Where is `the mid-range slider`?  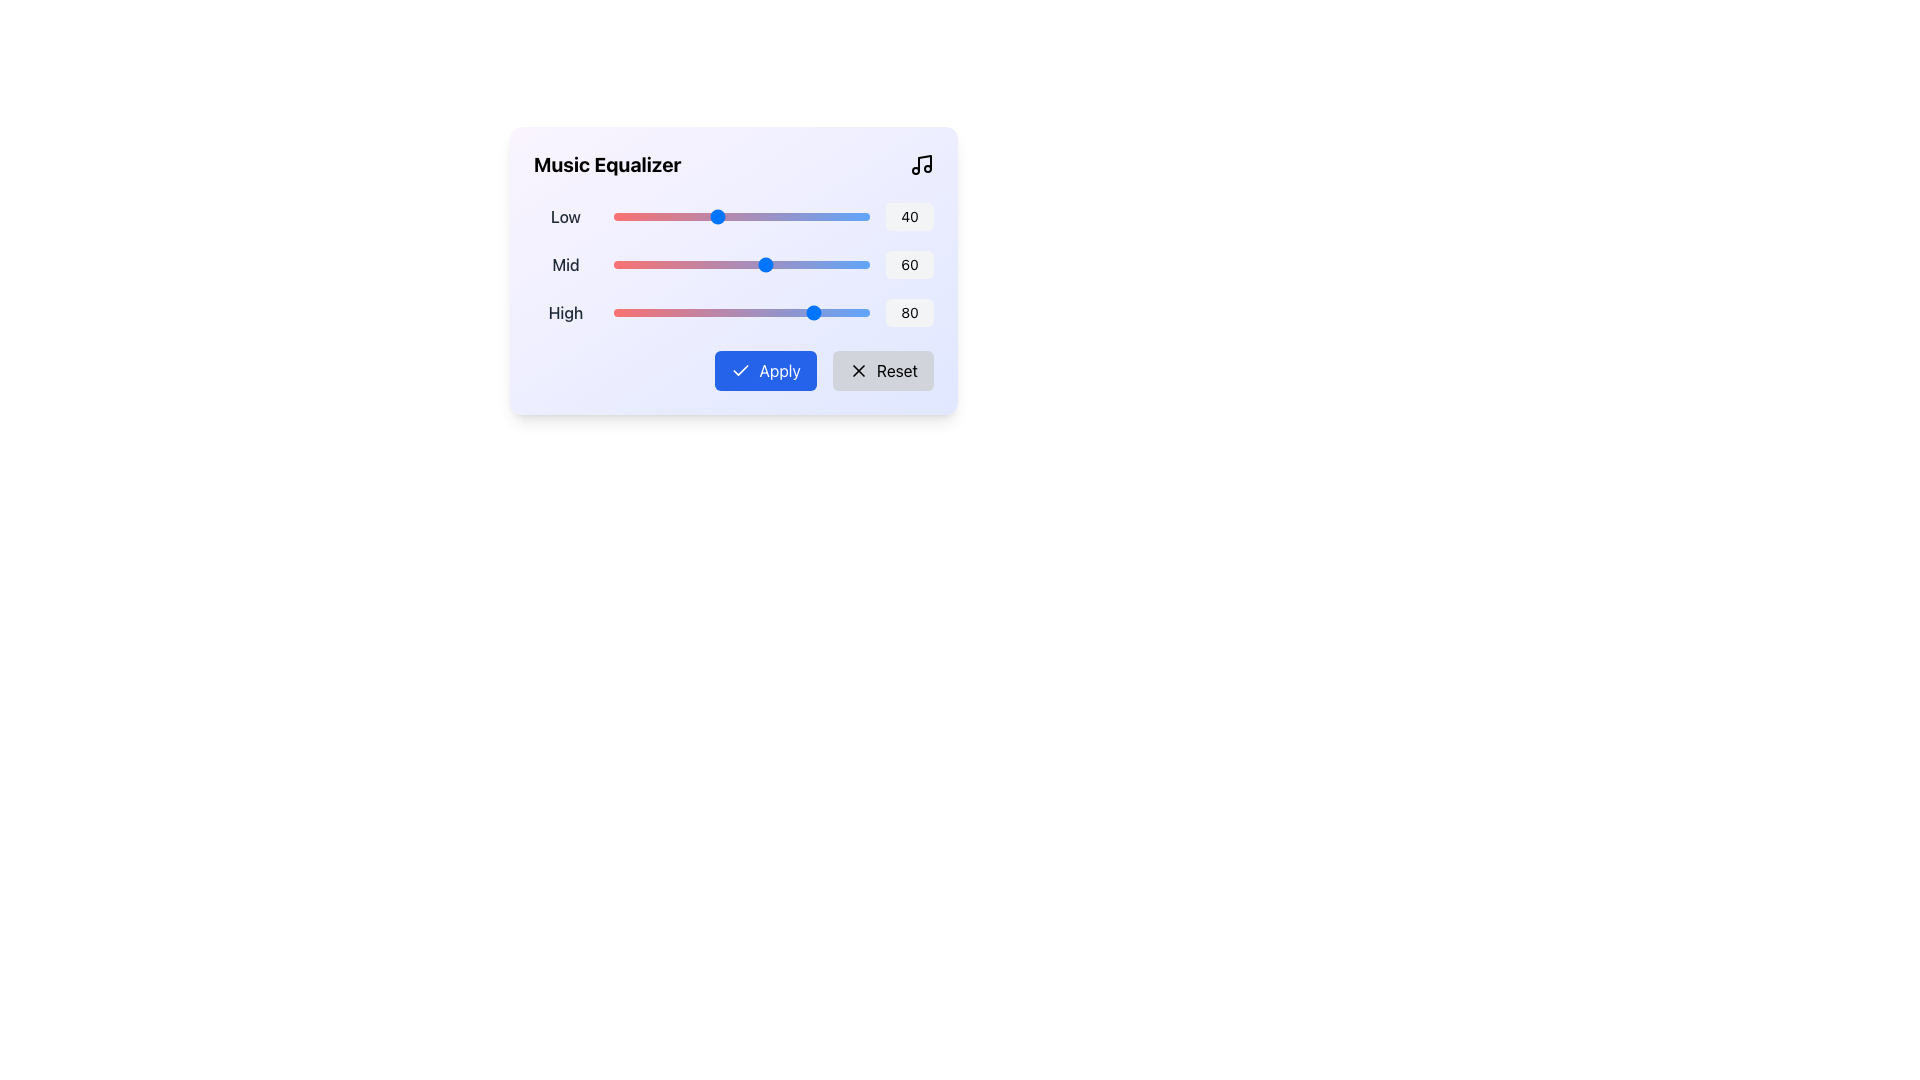
the mid-range slider is located at coordinates (846, 264).